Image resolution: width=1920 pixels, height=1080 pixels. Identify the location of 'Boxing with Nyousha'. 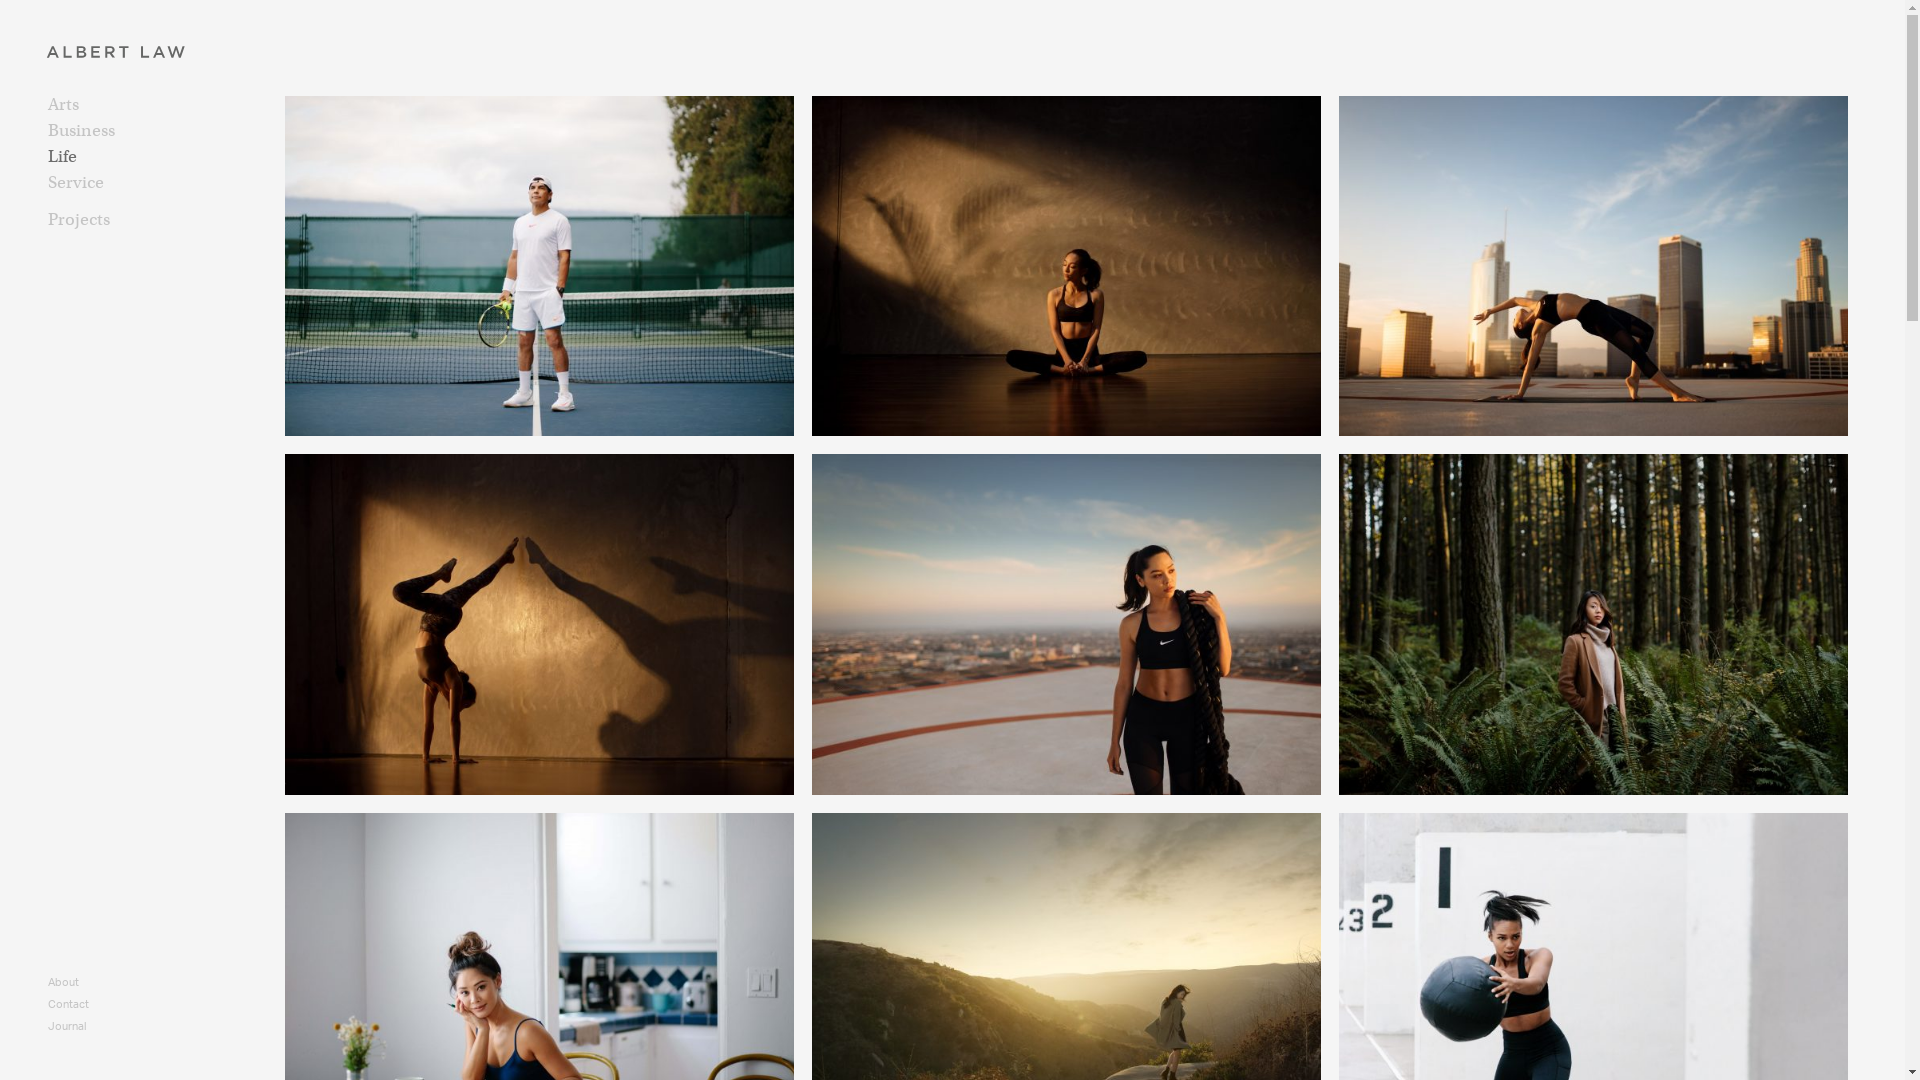
(104, 245).